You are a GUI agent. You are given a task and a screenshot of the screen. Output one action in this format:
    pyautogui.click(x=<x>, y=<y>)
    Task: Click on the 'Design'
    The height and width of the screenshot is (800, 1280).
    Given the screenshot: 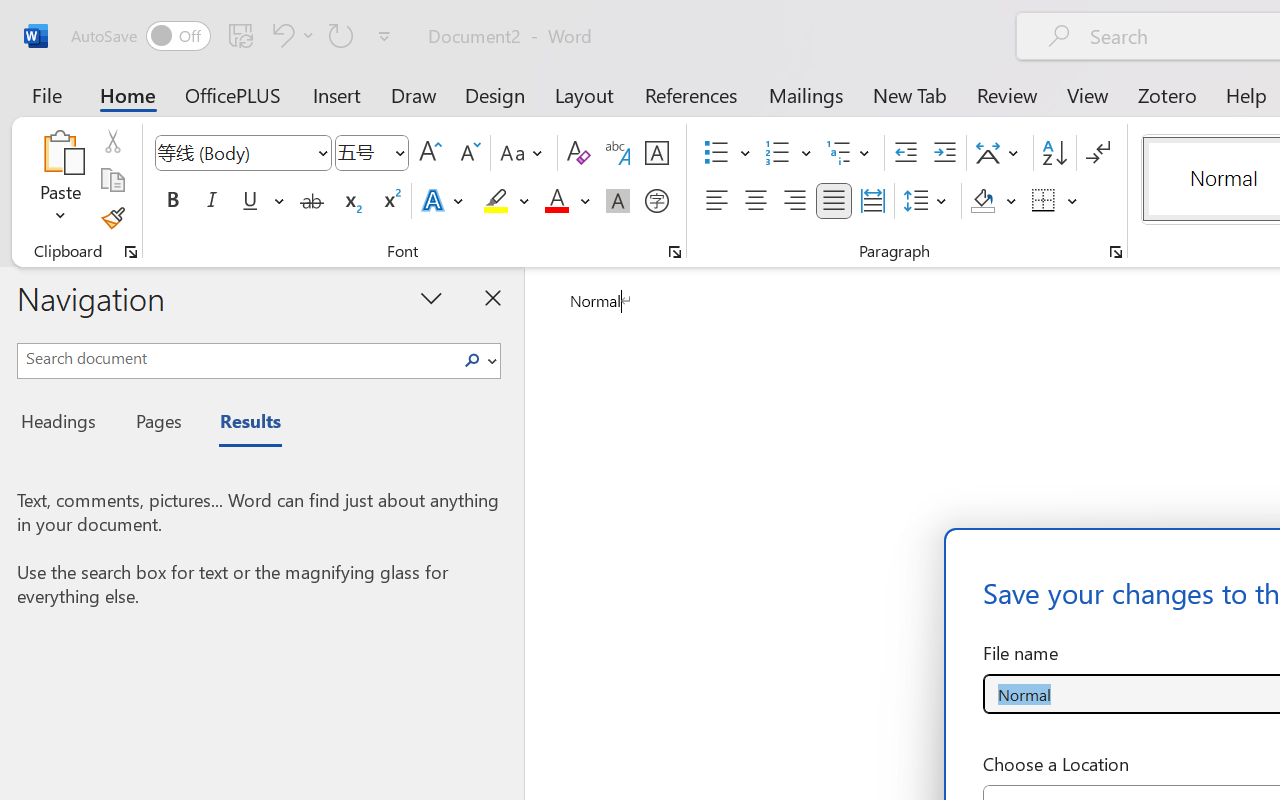 What is the action you would take?
    pyautogui.click(x=495, y=94)
    